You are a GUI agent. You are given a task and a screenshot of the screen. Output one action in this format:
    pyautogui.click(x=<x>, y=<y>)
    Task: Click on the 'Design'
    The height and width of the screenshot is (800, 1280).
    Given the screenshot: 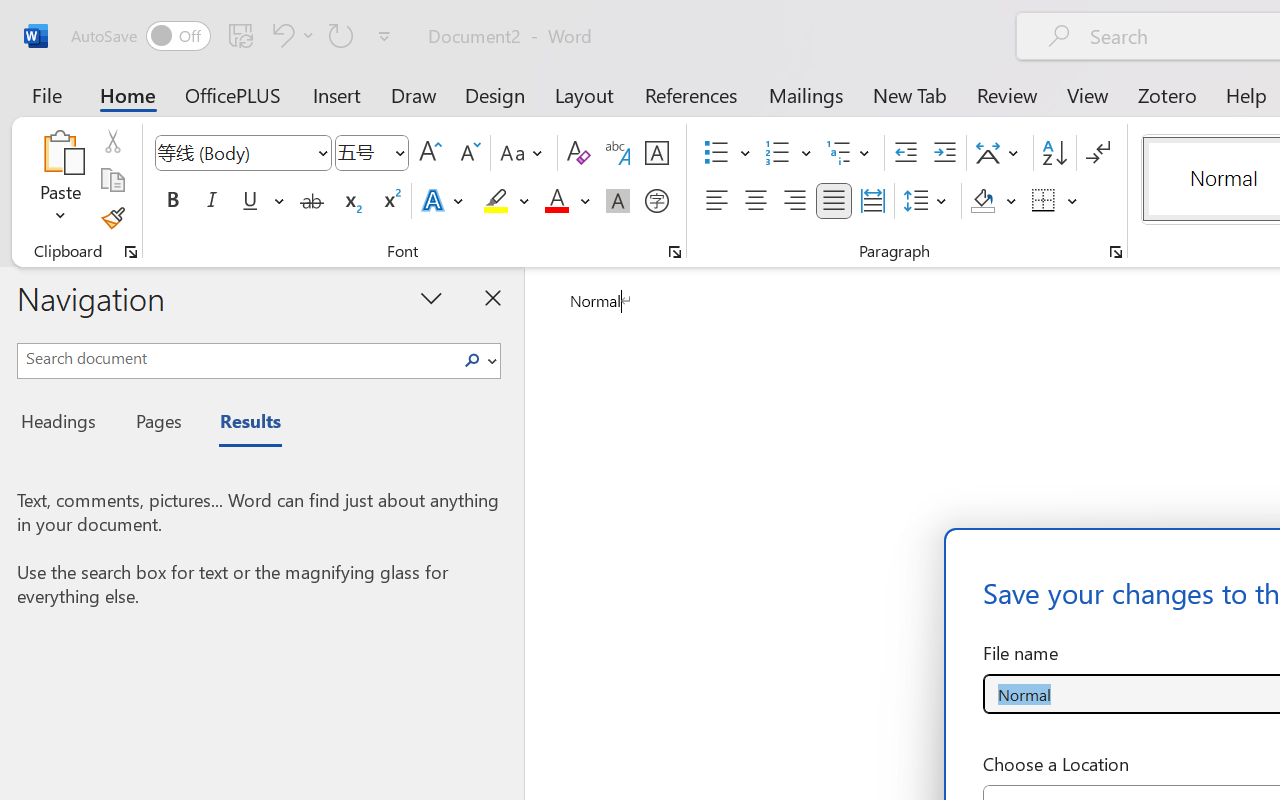 What is the action you would take?
    pyautogui.click(x=495, y=94)
    